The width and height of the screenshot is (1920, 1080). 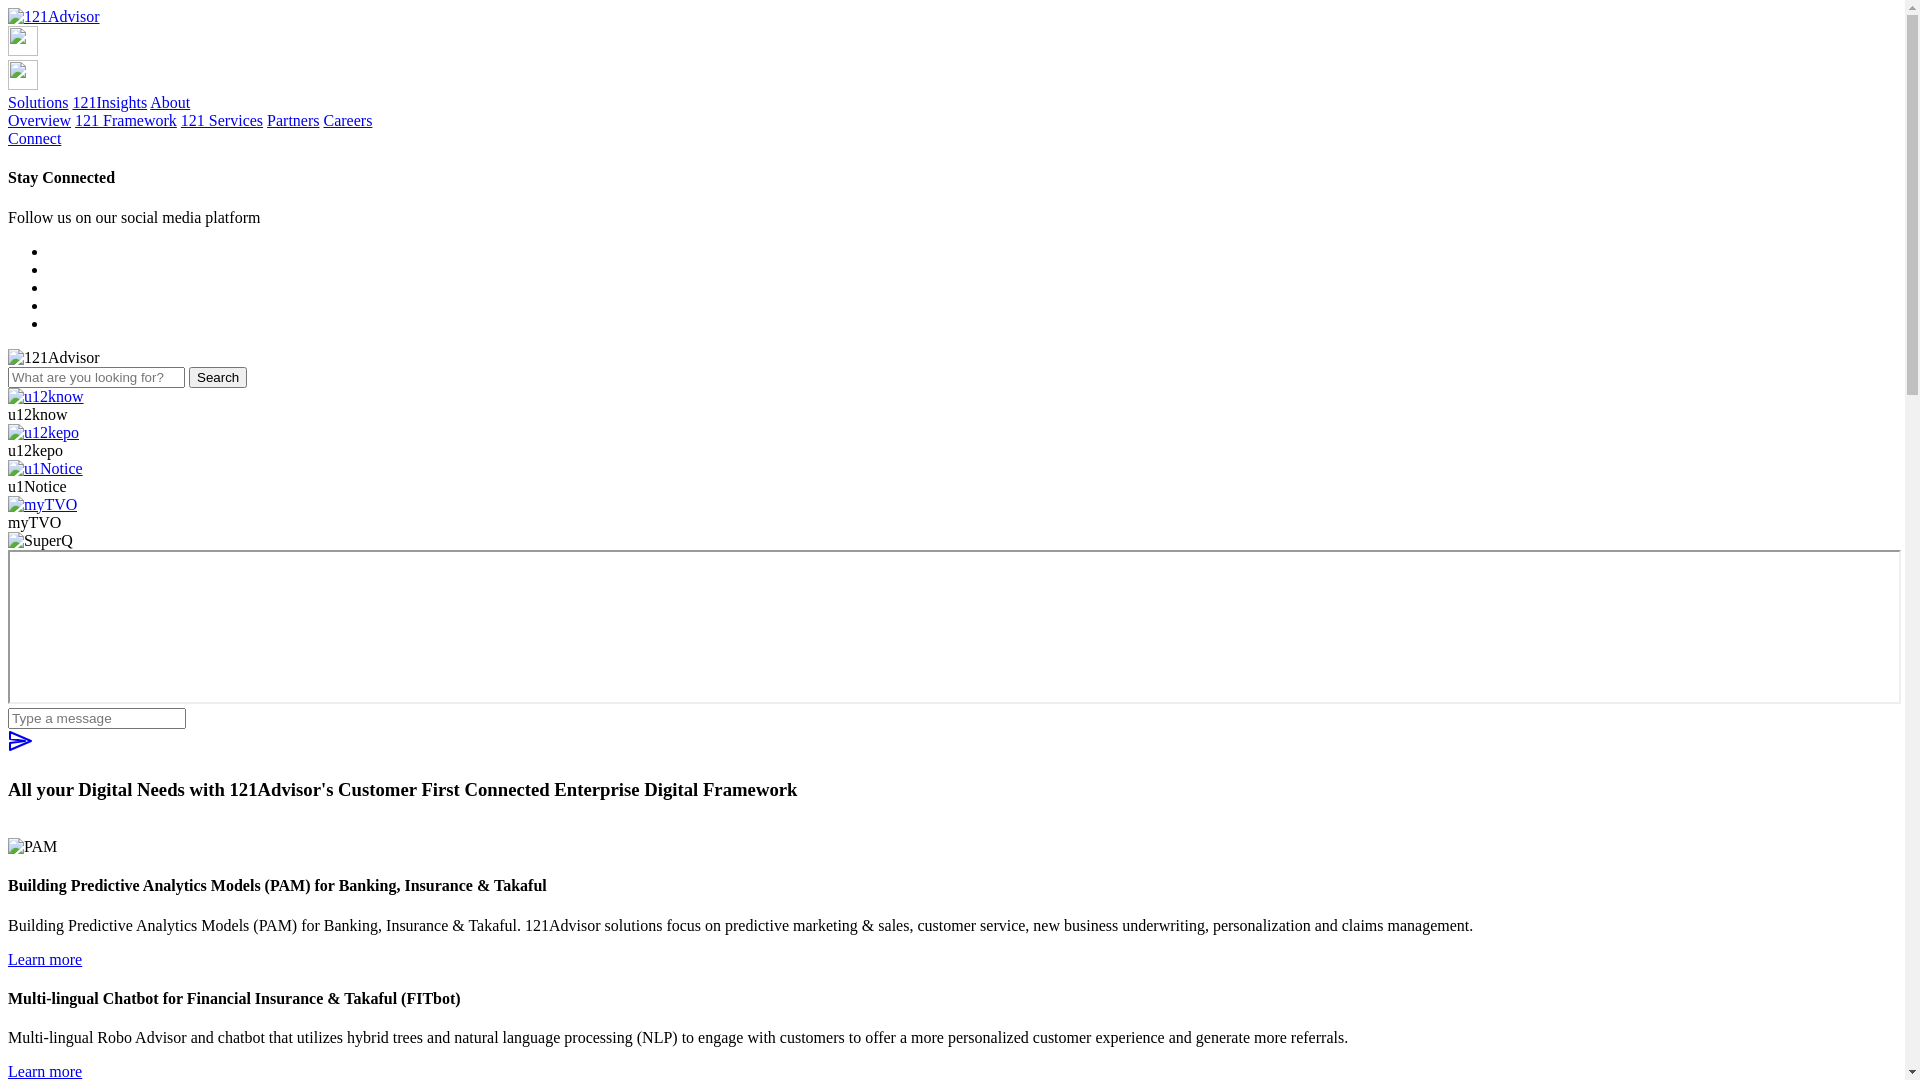 I want to click on 'Overview', so click(x=8, y=120).